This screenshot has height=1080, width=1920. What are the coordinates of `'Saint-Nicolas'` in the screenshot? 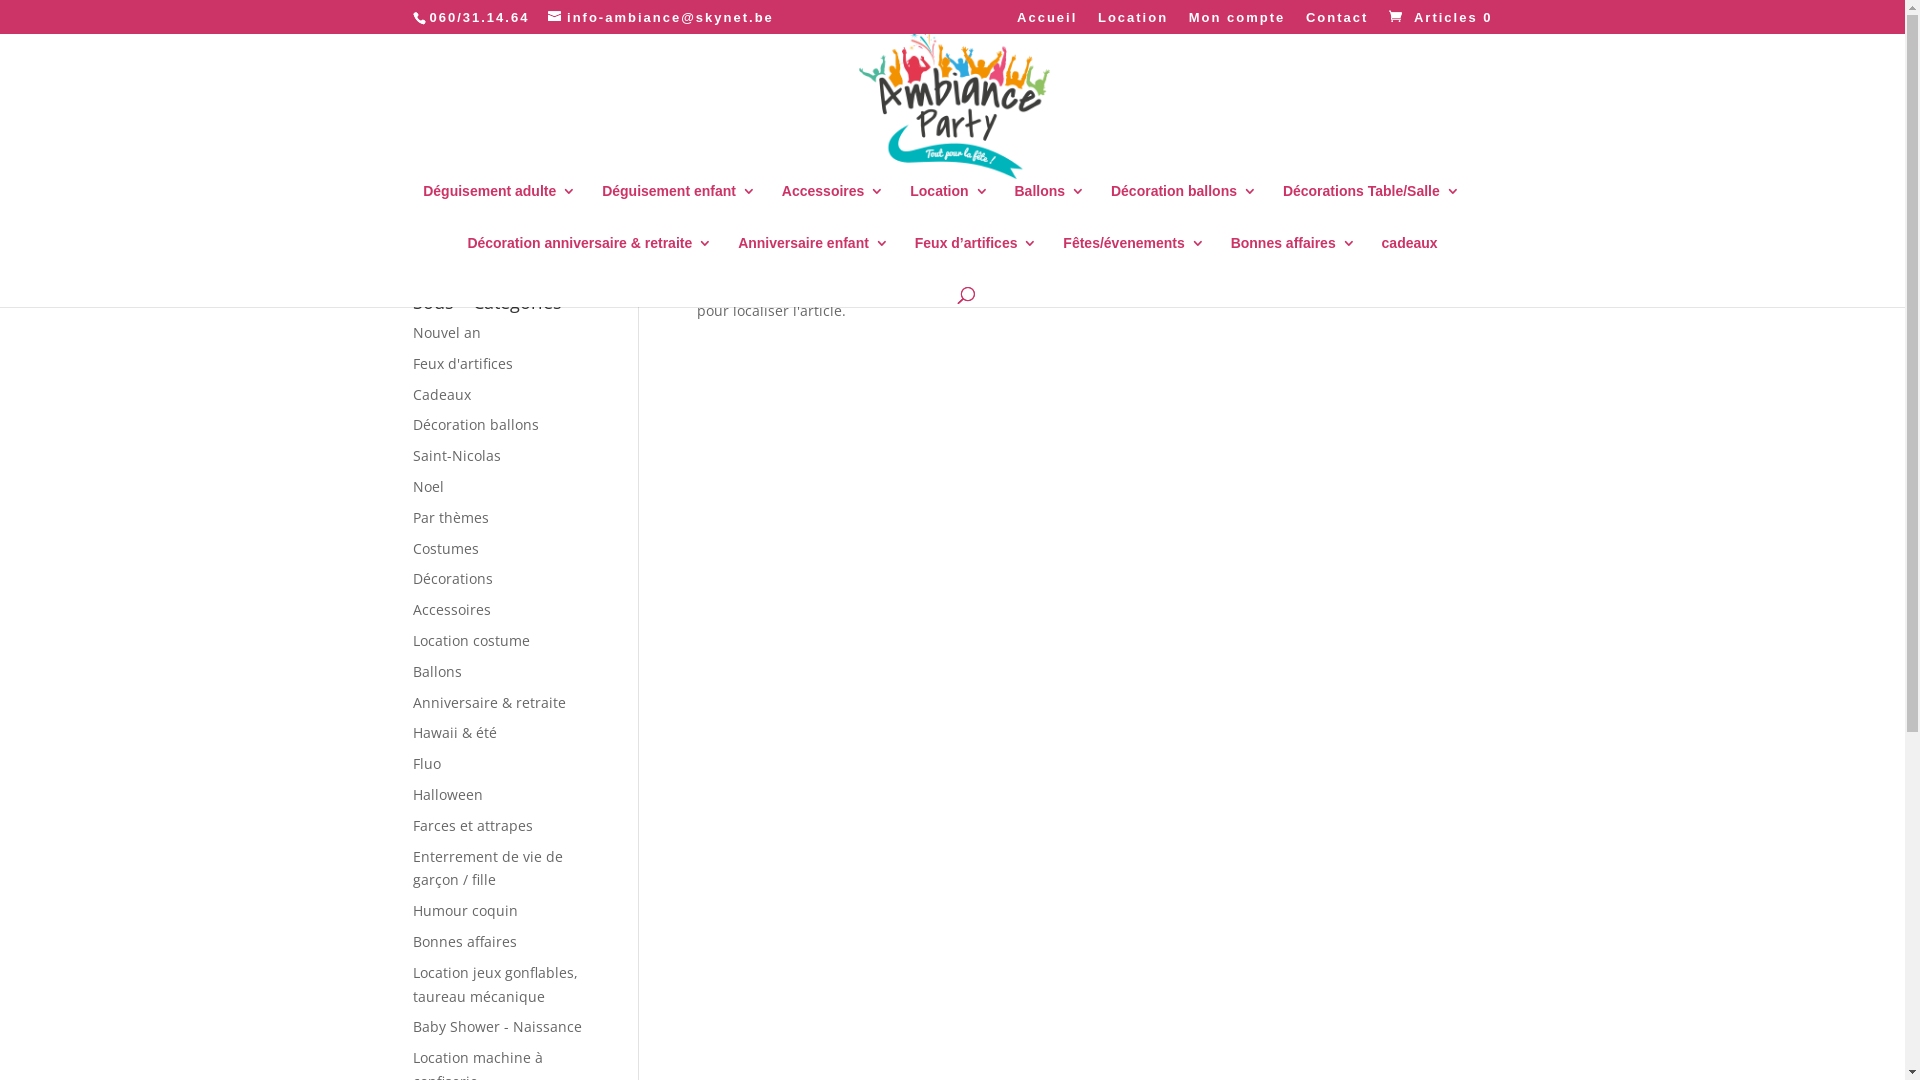 It's located at (455, 455).